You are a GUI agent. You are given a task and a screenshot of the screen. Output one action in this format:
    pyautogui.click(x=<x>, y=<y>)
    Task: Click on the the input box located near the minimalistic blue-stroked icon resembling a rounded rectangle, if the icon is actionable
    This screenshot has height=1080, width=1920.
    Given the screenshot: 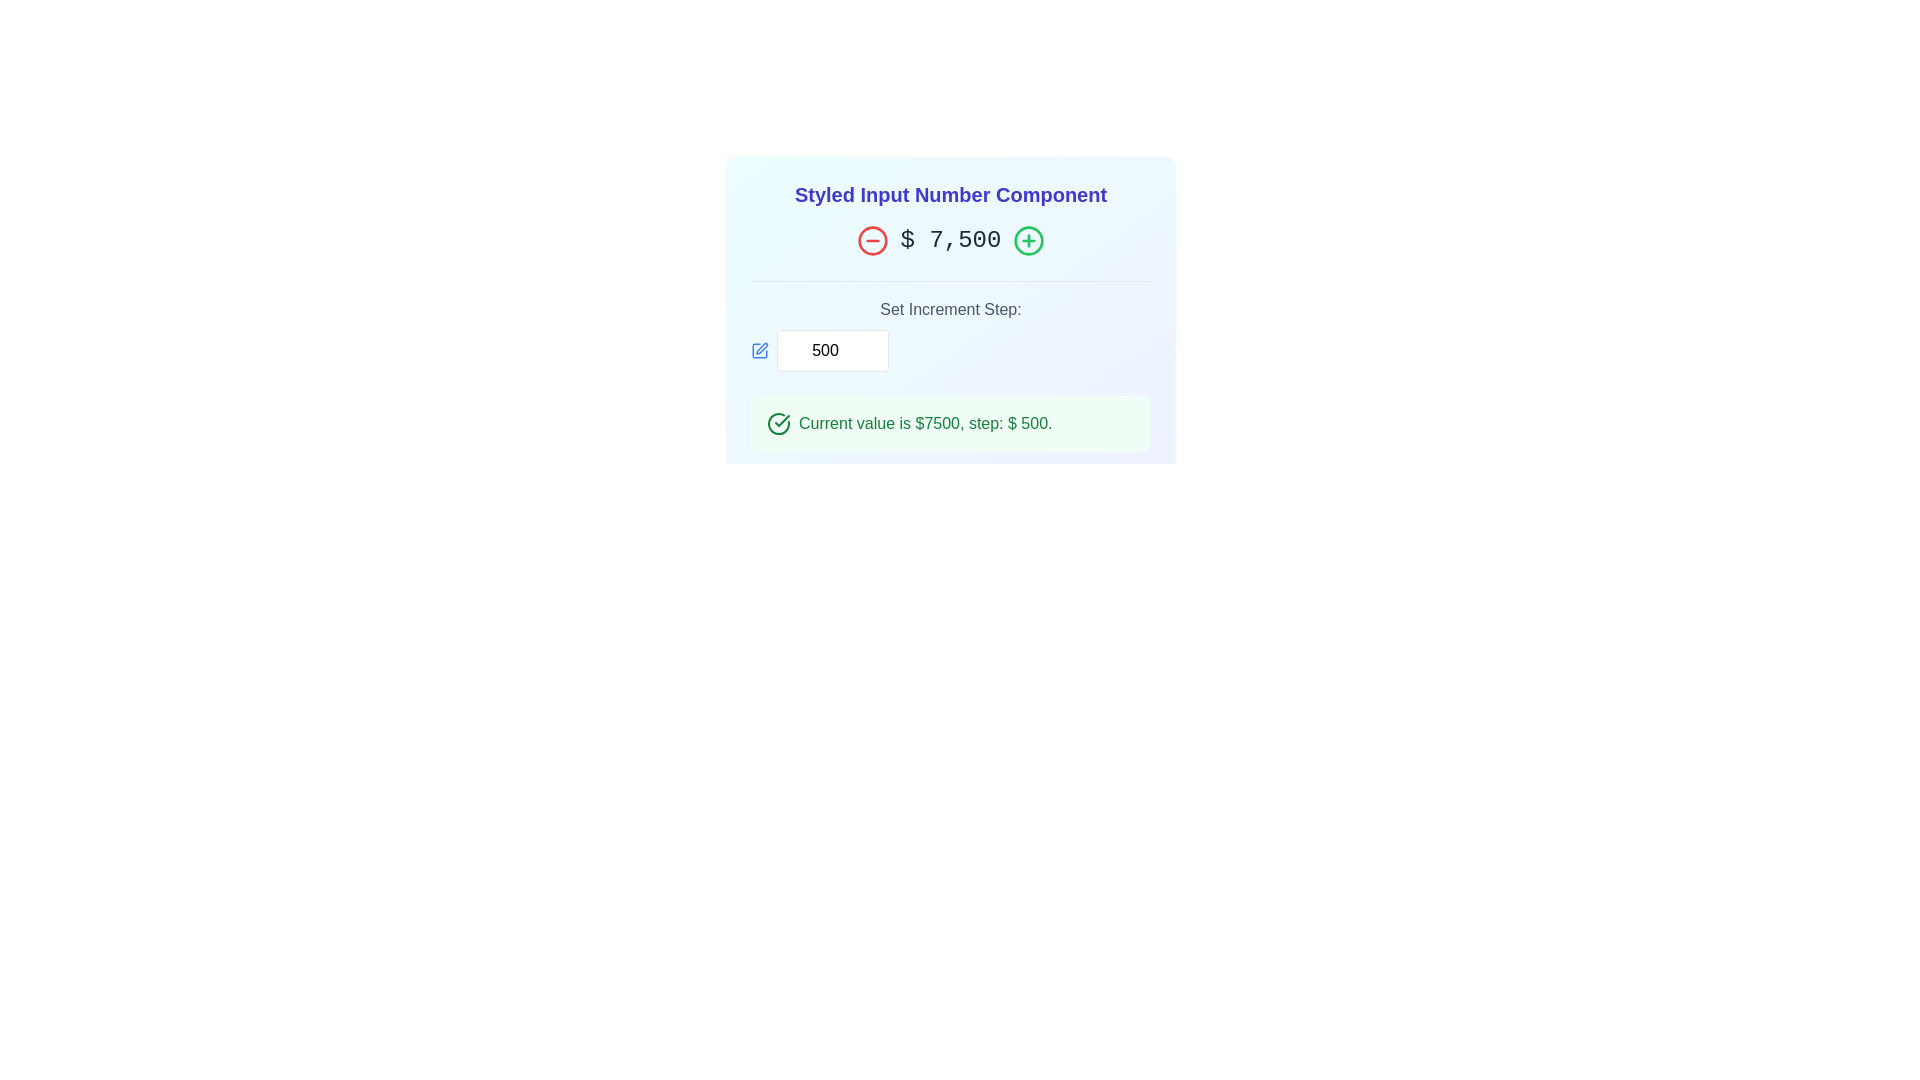 What is the action you would take?
    pyautogui.click(x=758, y=350)
    